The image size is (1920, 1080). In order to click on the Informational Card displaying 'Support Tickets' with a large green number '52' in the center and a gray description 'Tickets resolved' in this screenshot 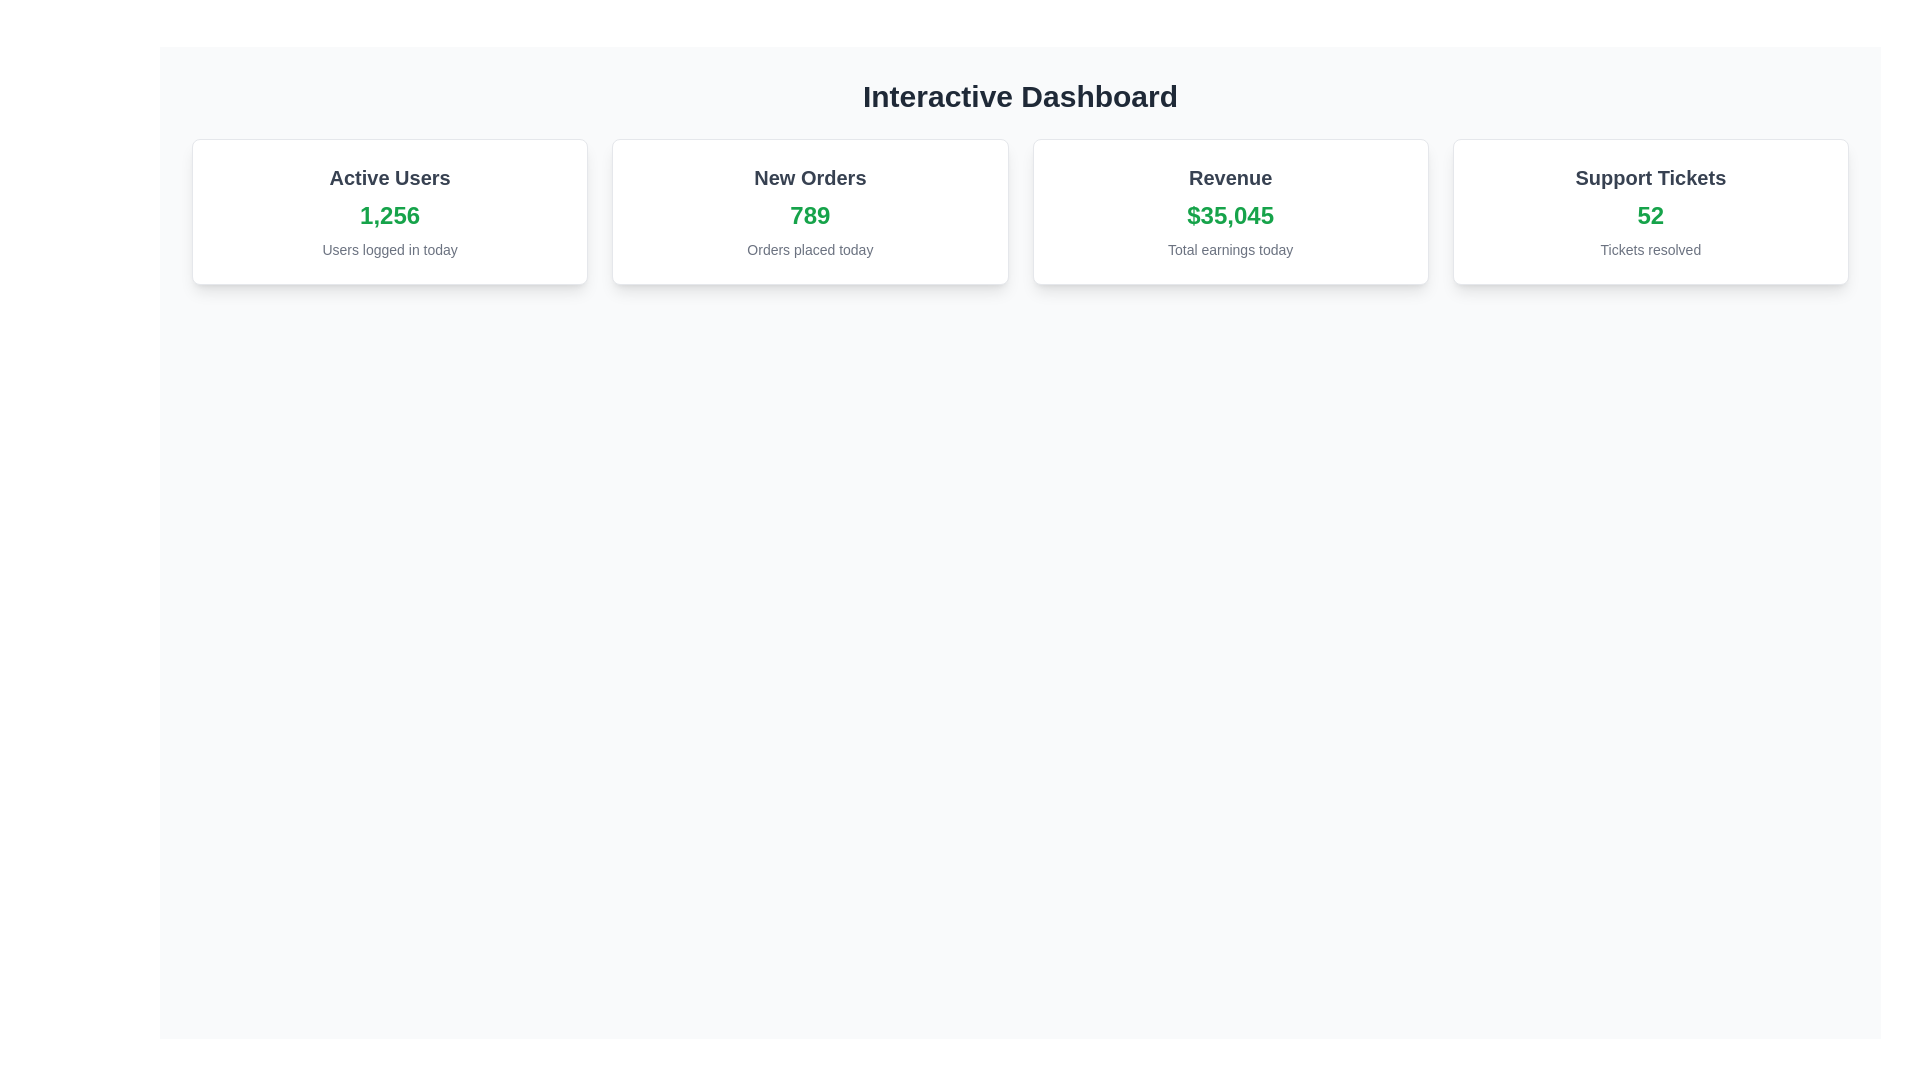, I will do `click(1650, 212)`.